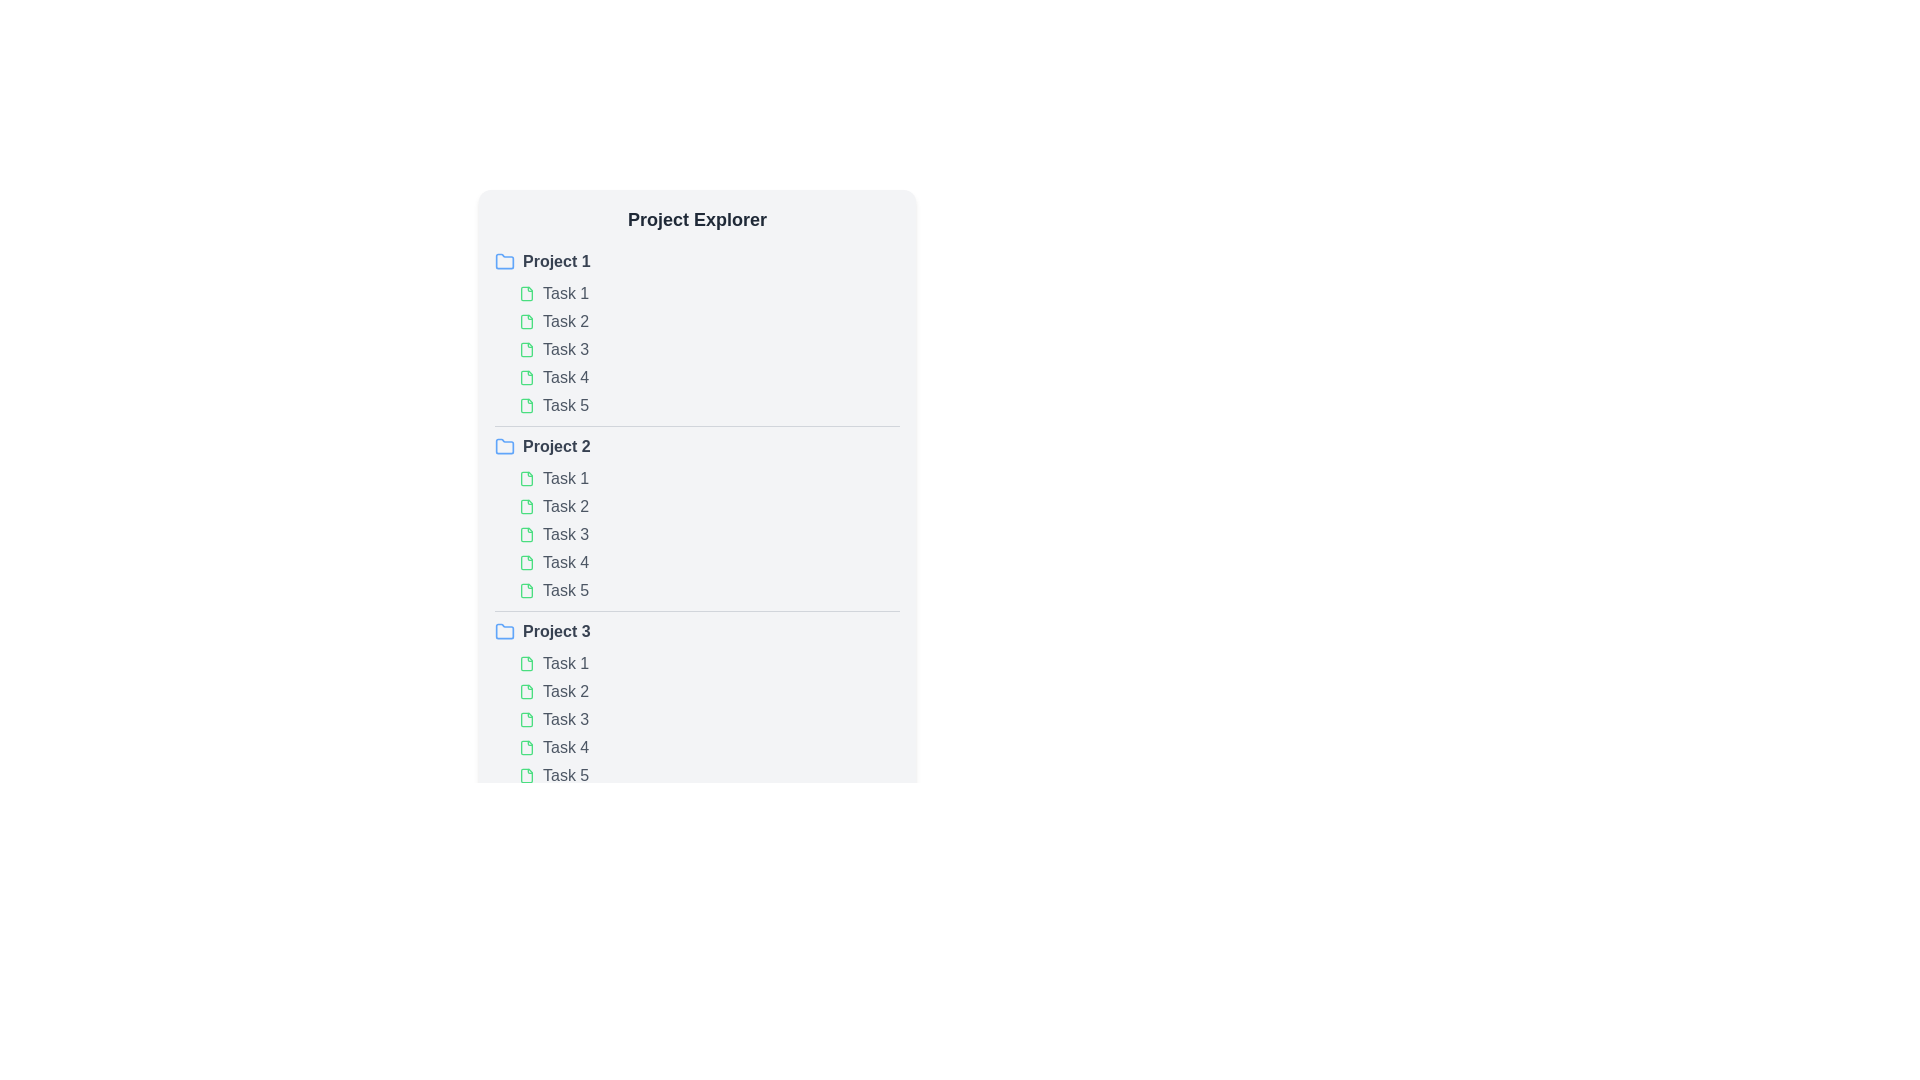  What do you see at coordinates (565, 589) in the screenshot?
I see `the text label representing 'Task 5'` at bounding box center [565, 589].